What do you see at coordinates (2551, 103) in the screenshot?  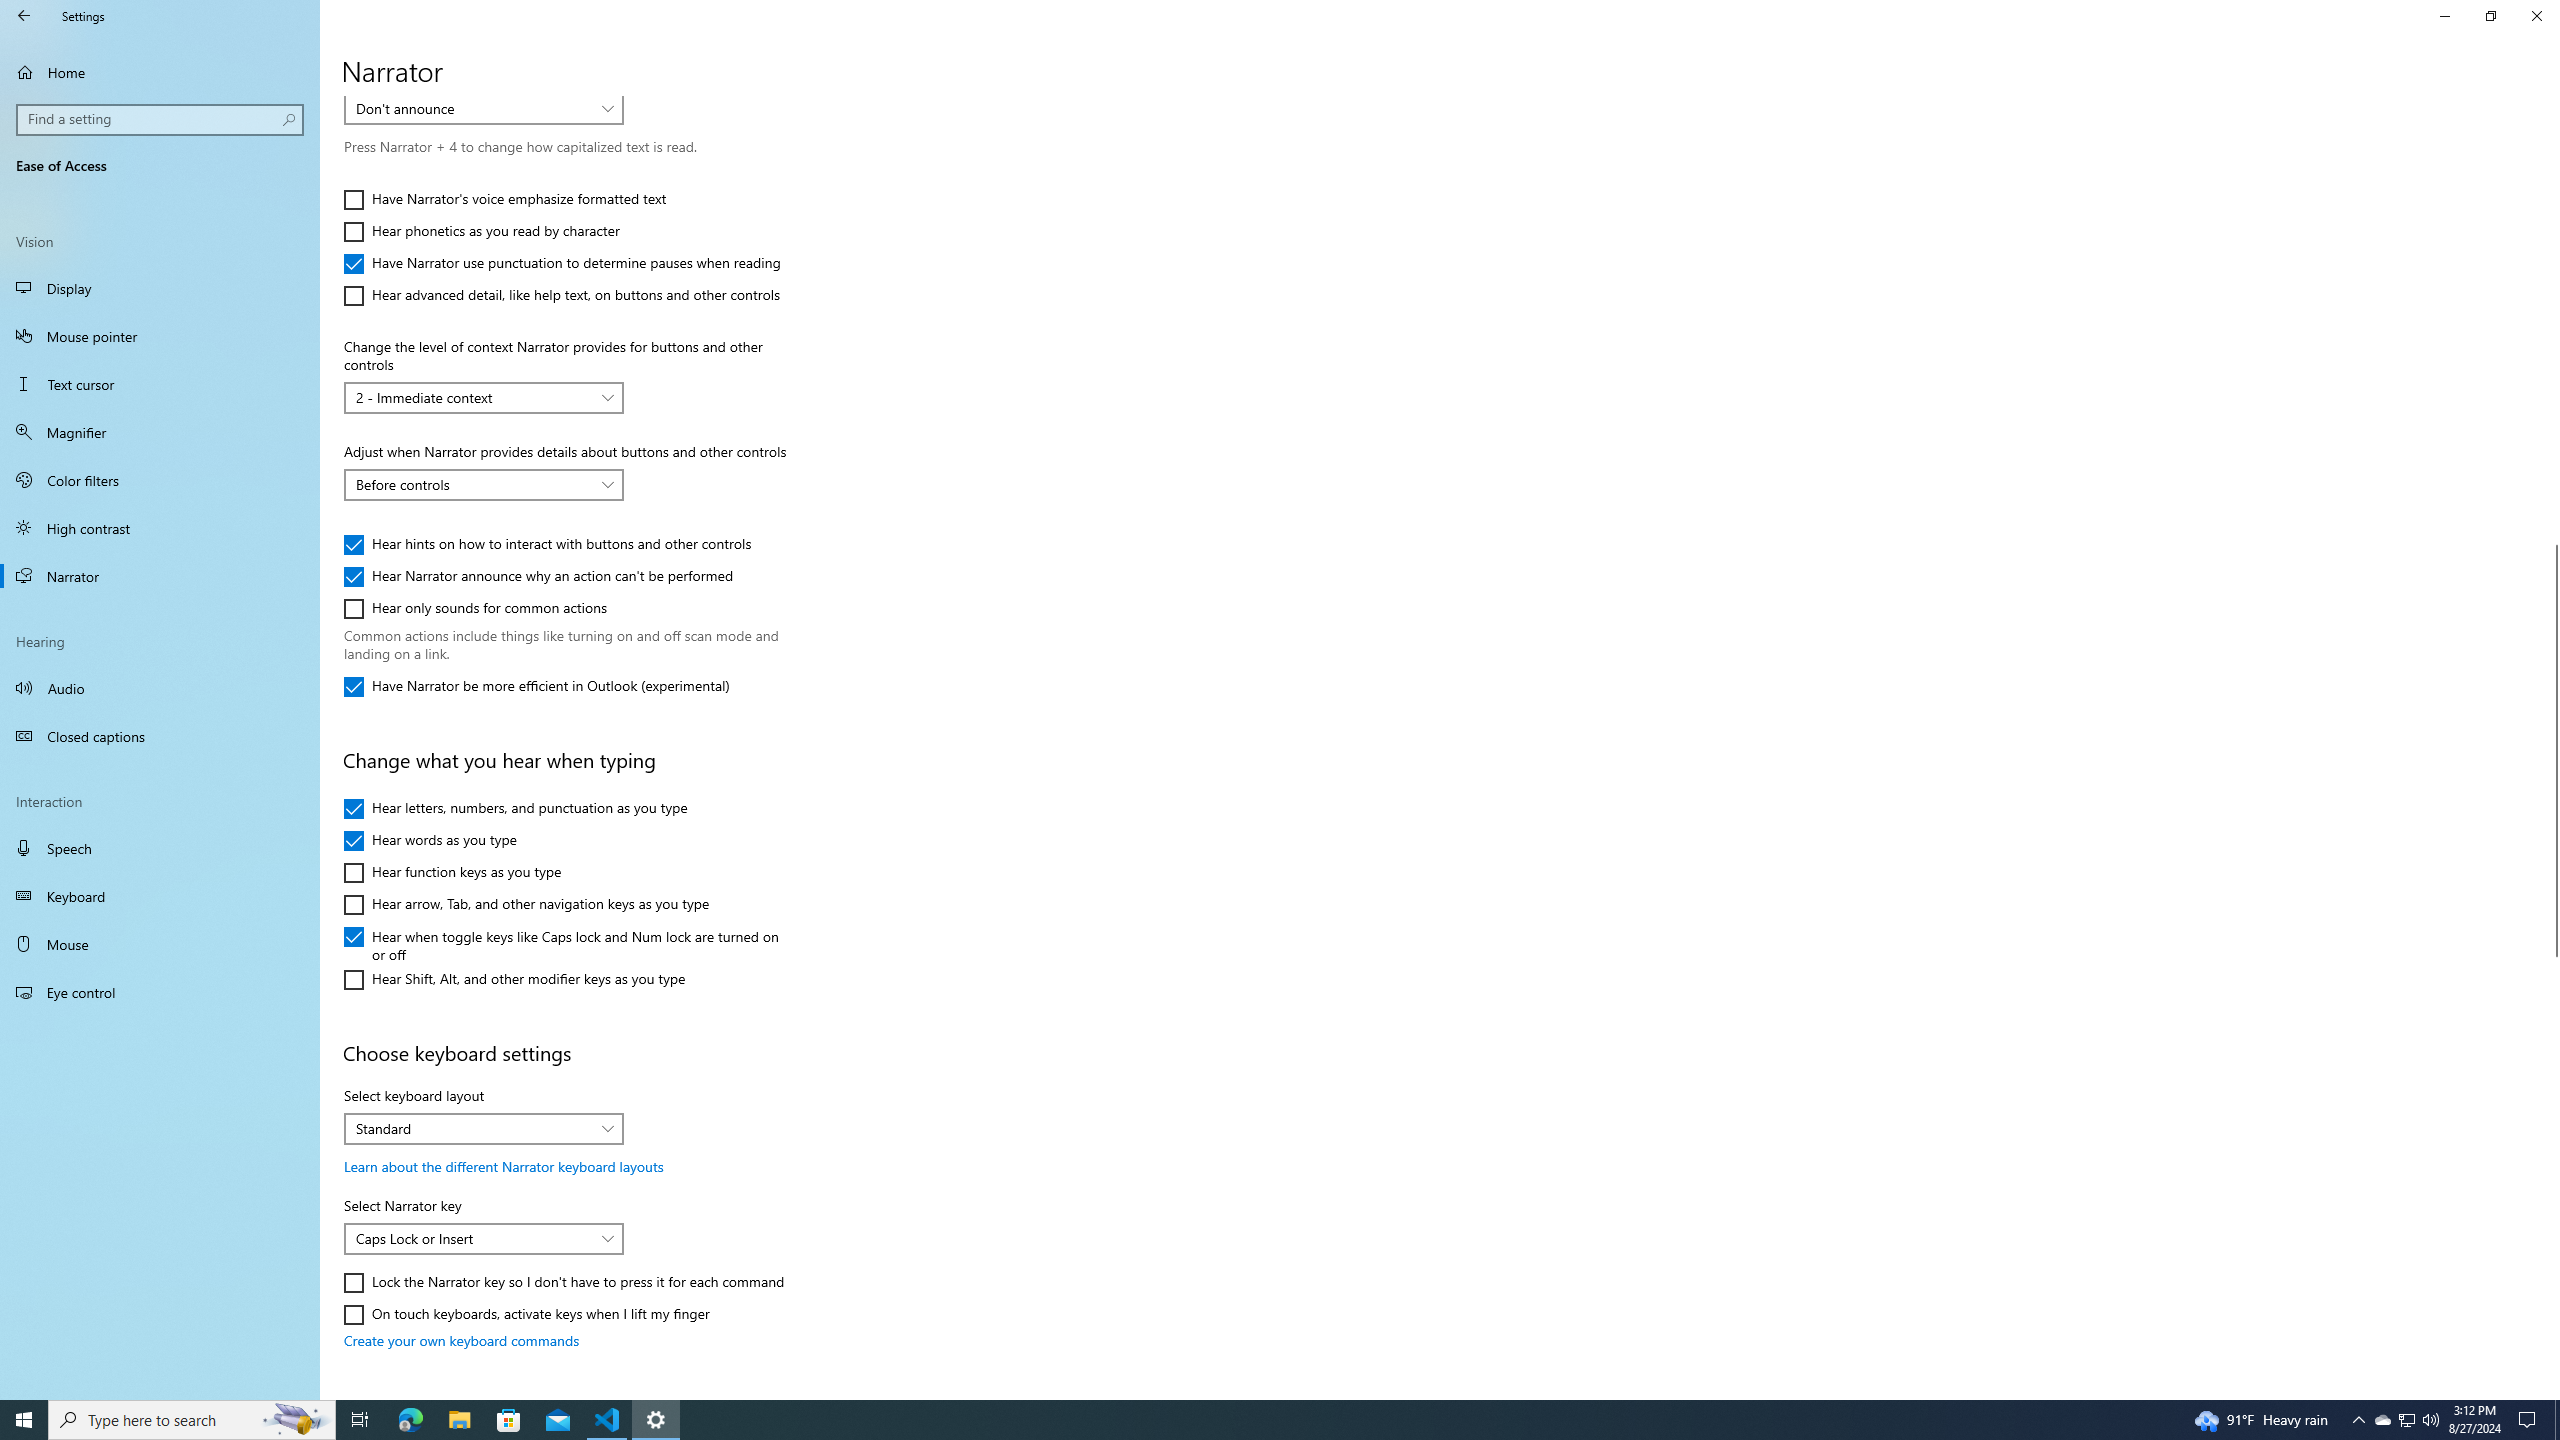 I see `'Vertical Small Decrease'` at bounding box center [2551, 103].